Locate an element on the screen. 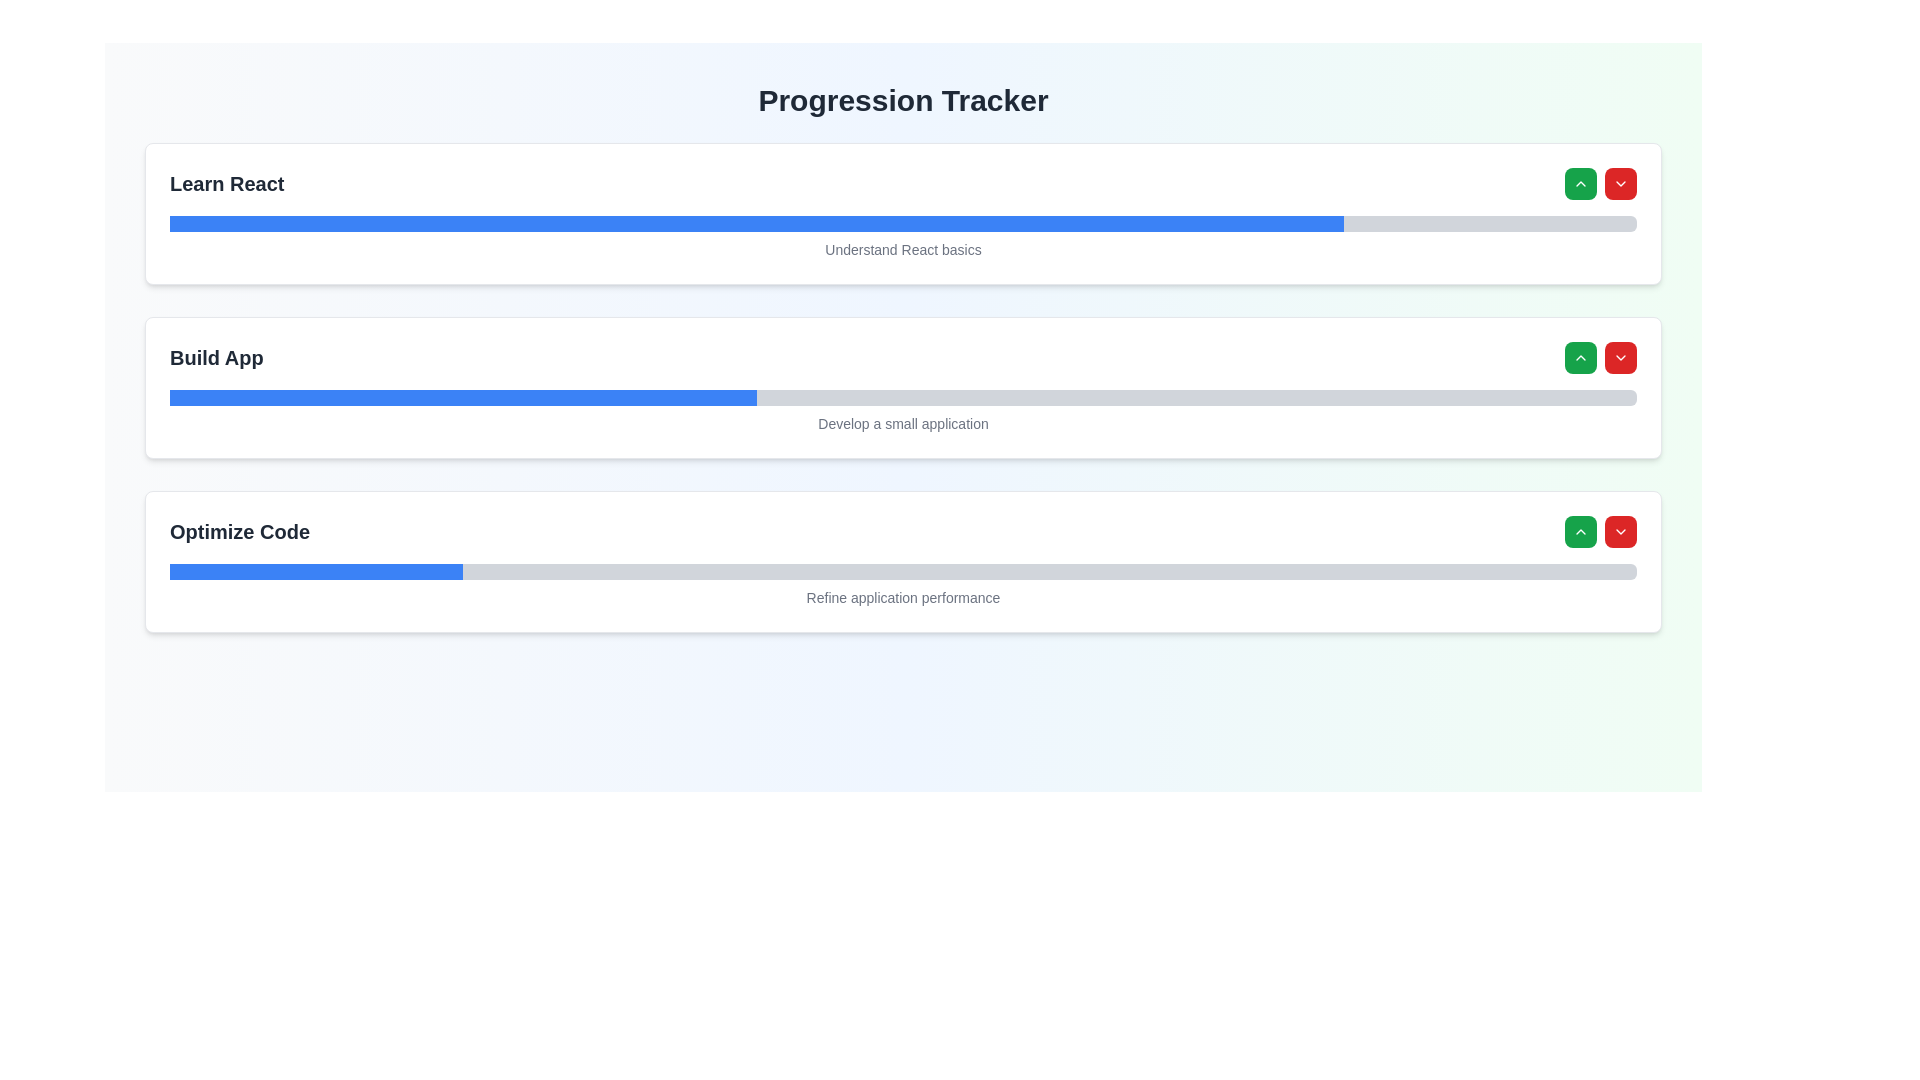 This screenshot has width=1920, height=1080. the chevron-up icon, which is a small upward-pointing arrow styled with a thin, rounded stroke, located within a green circular button on the right side of the progress tracker item is located at coordinates (1579, 357).